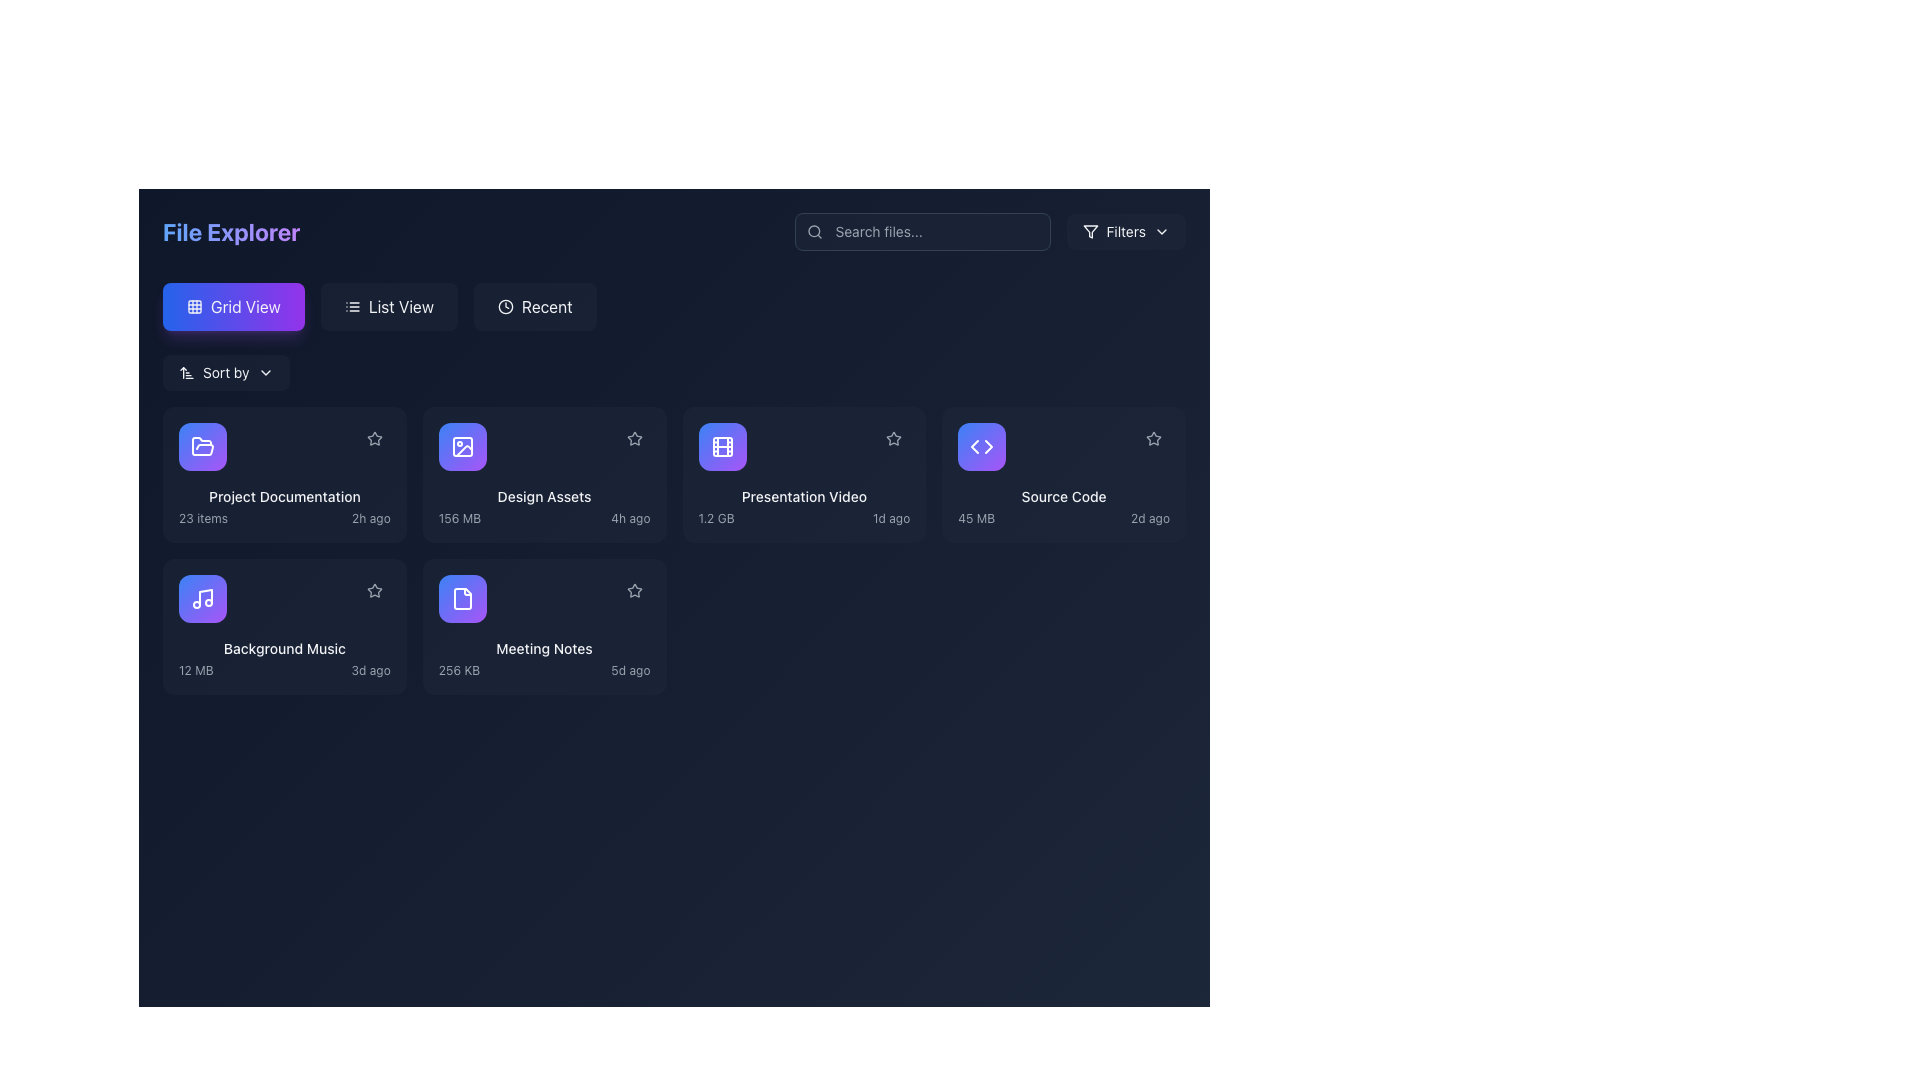 This screenshot has width=1920, height=1080. I want to click on the filter icon located within the 'Filters' button group on the right of the top navigation bar, which is the first icon preceding the 'Filters' text label, so click(1089, 230).